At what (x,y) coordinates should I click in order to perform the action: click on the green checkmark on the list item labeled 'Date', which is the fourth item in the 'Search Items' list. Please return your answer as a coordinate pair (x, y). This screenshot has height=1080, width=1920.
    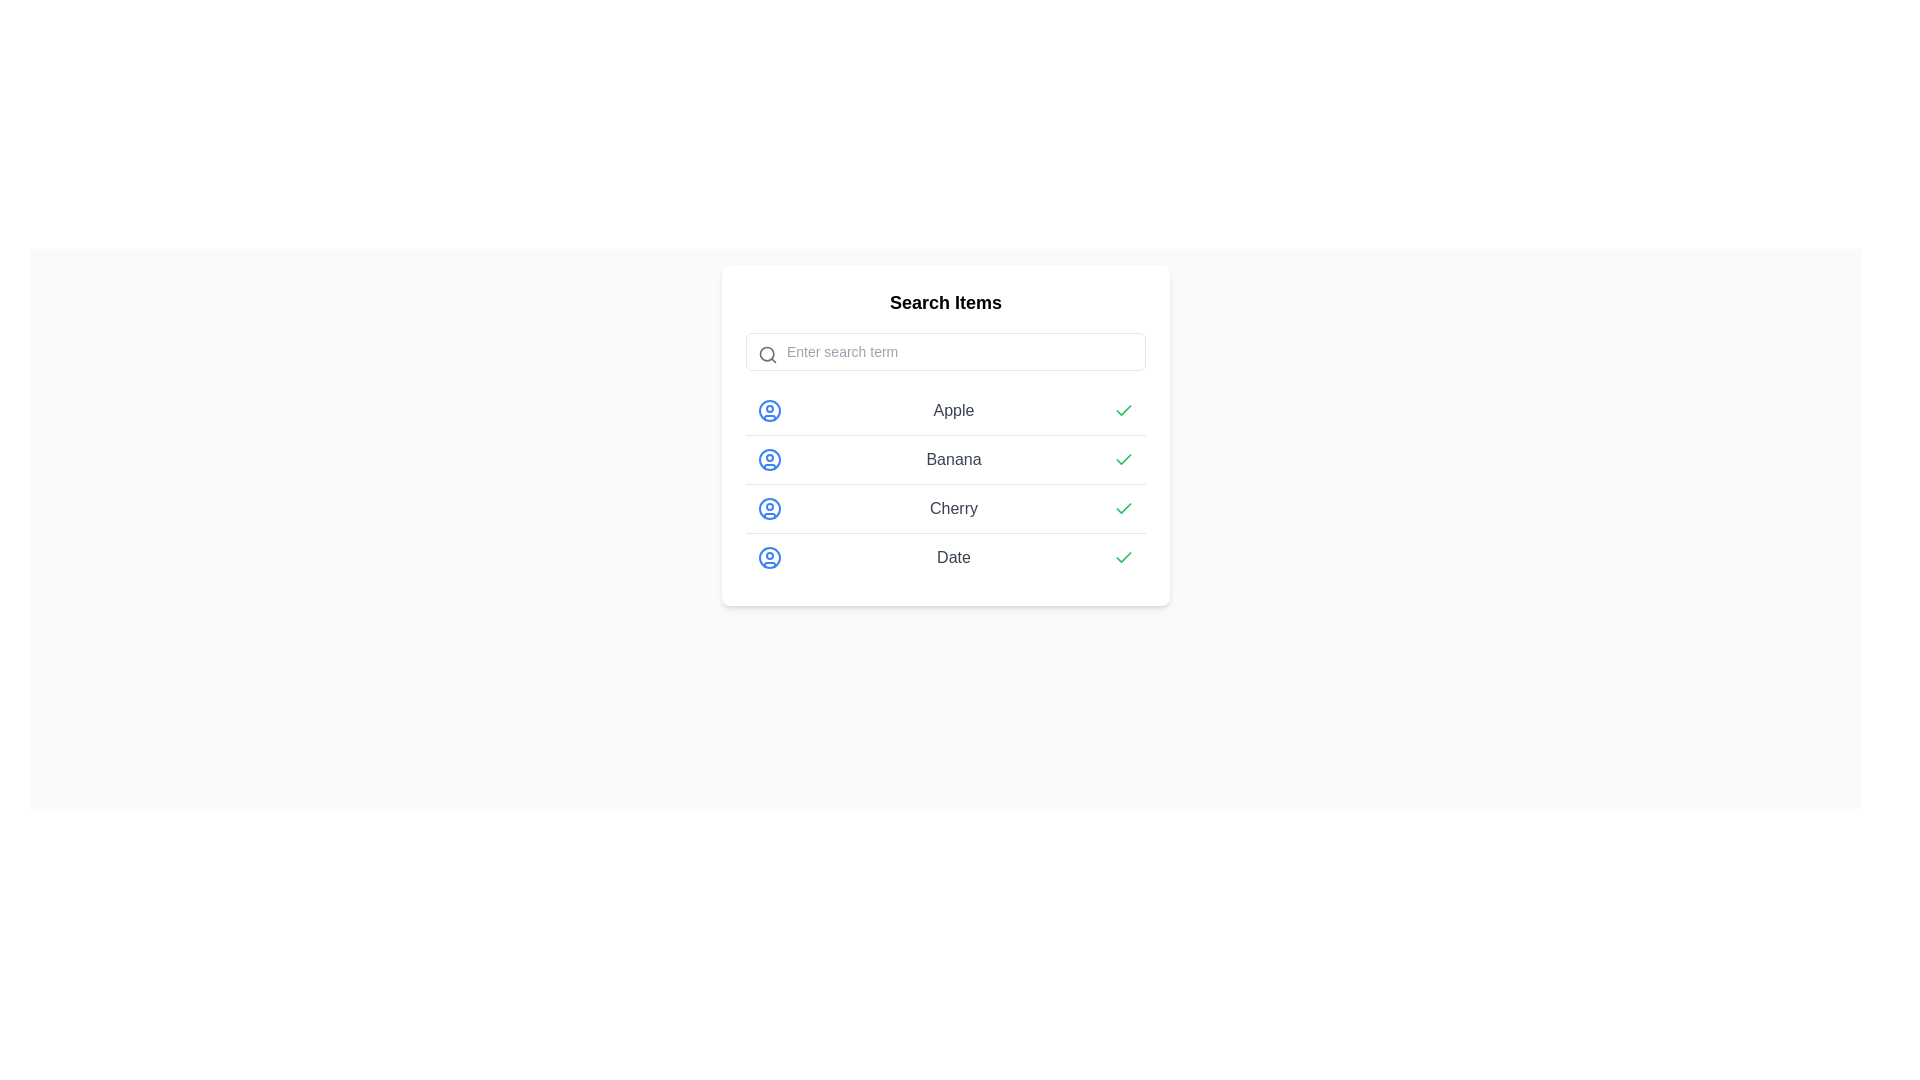
    Looking at the image, I should click on (944, 557).